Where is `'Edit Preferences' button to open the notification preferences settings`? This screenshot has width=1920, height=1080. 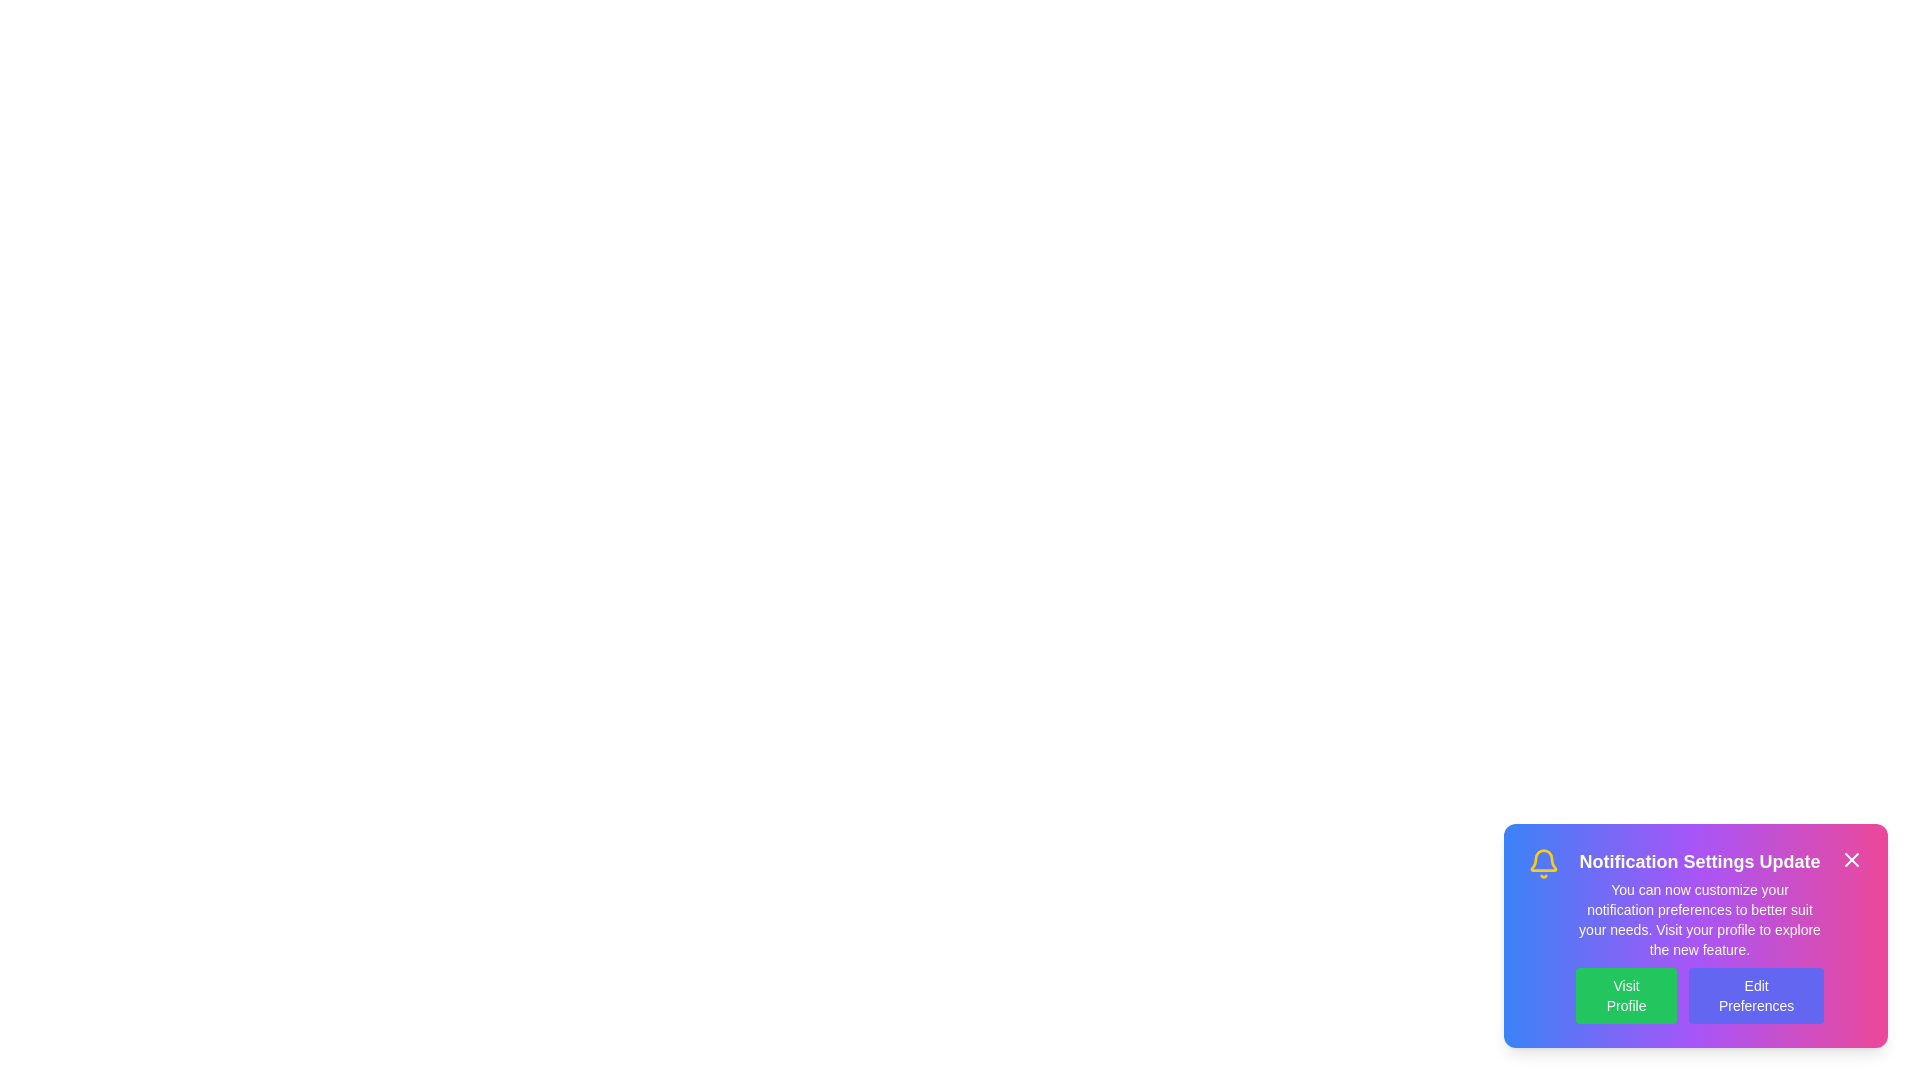 'Edit Preferences' button to open the notification preferences settings is located at coordinates (1755, 995).